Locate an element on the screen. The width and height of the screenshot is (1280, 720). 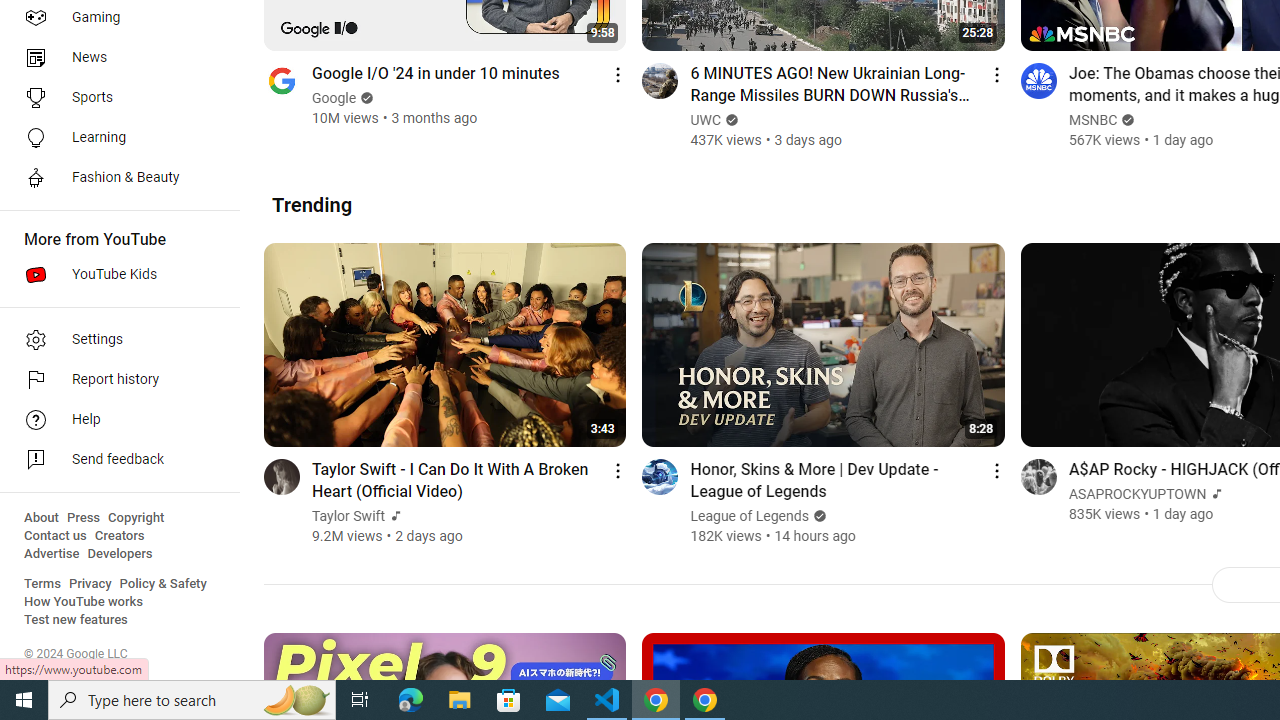
'Policy & Safety' is located at coordinates (163, 584).